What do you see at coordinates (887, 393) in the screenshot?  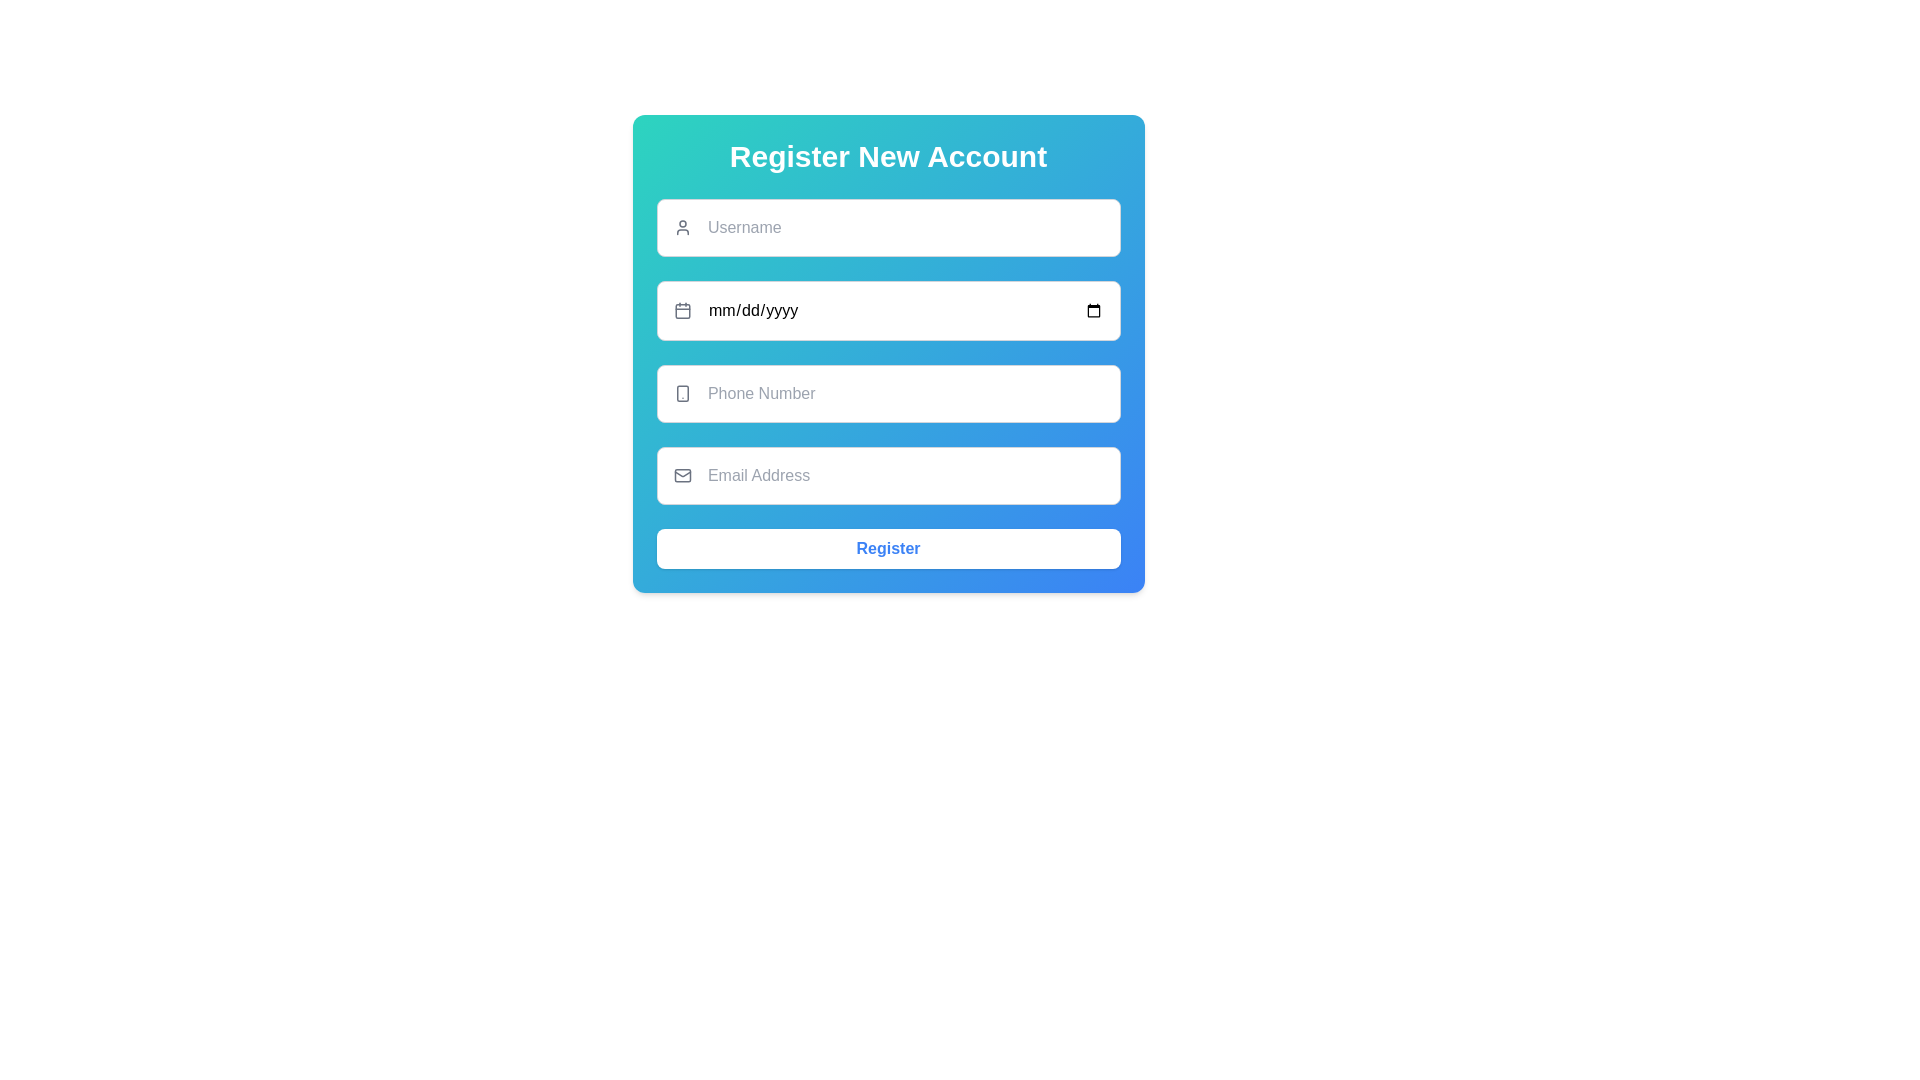 I see `the phone number input field located below the 'Birthdate' field and above the 'Email Address' field in the registration form to focus the input` at bounding box center [887, 393].